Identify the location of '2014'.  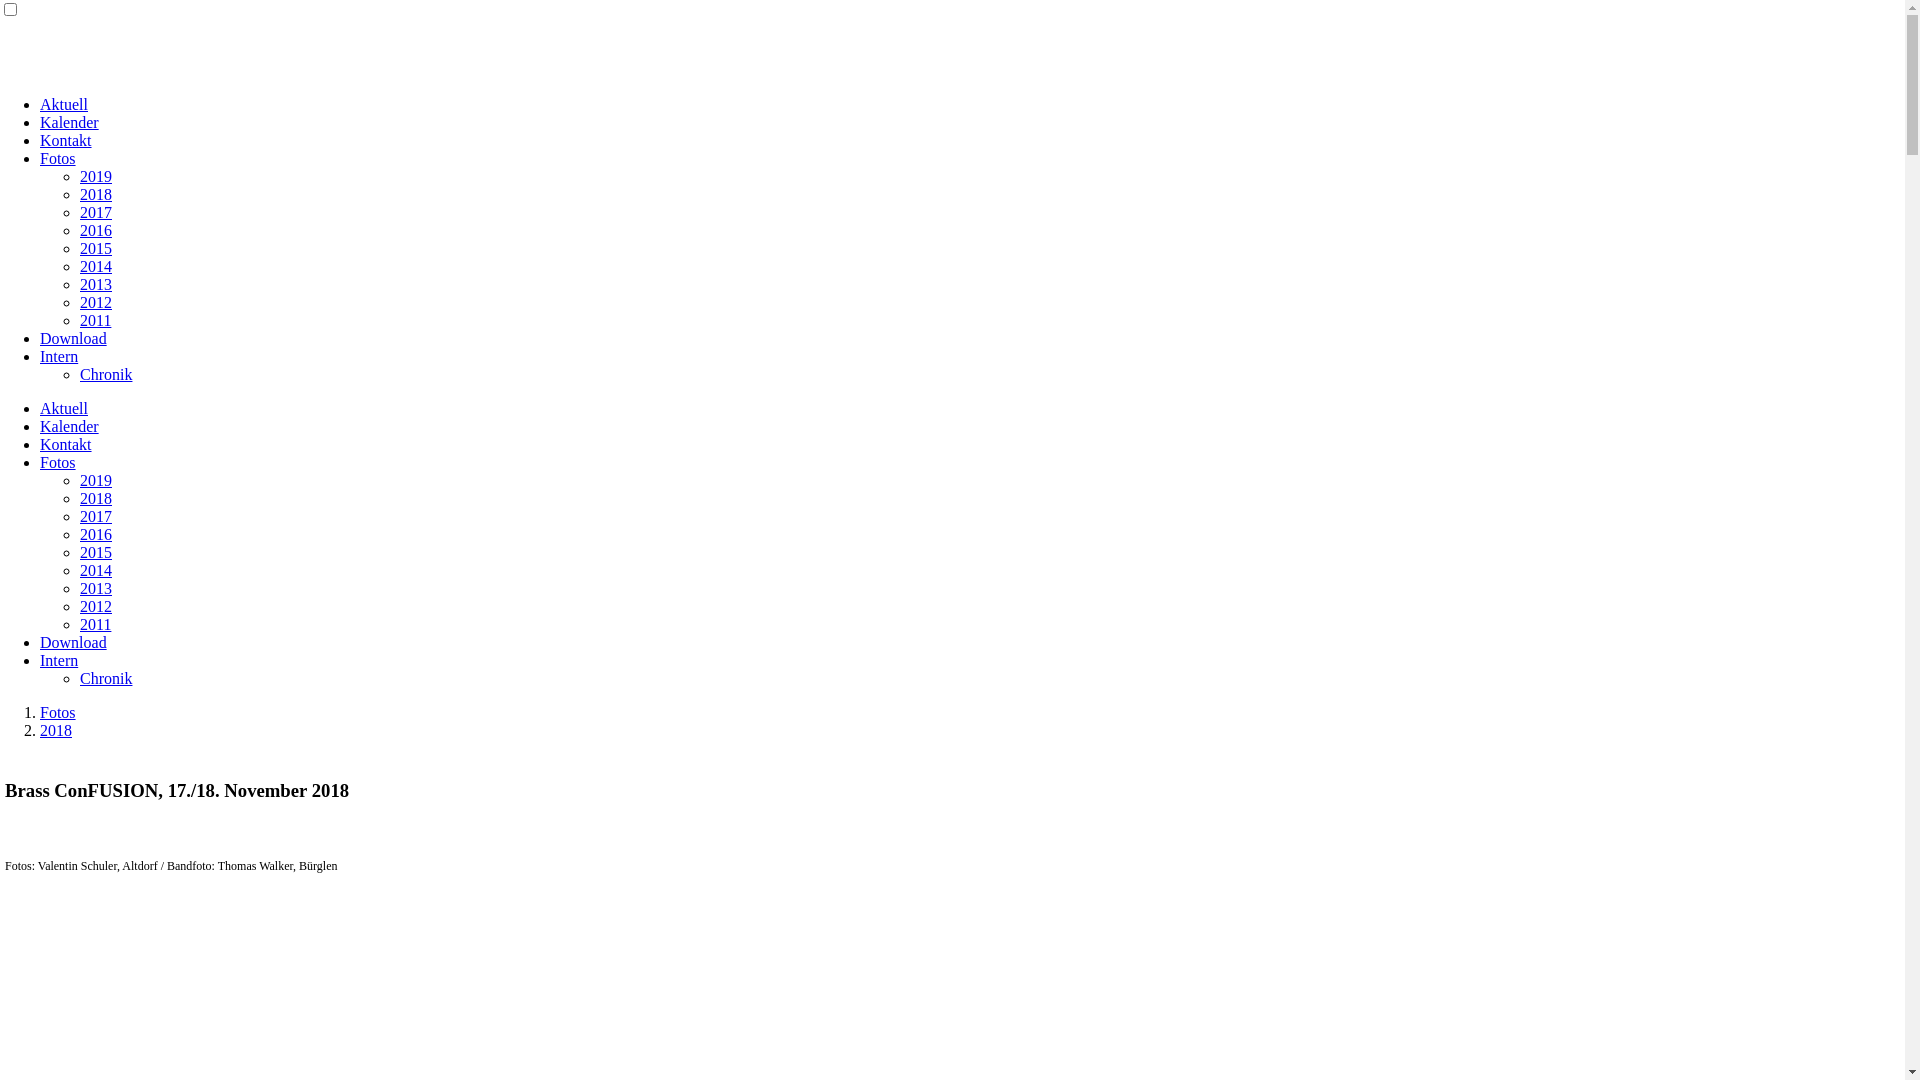
(80, 265).